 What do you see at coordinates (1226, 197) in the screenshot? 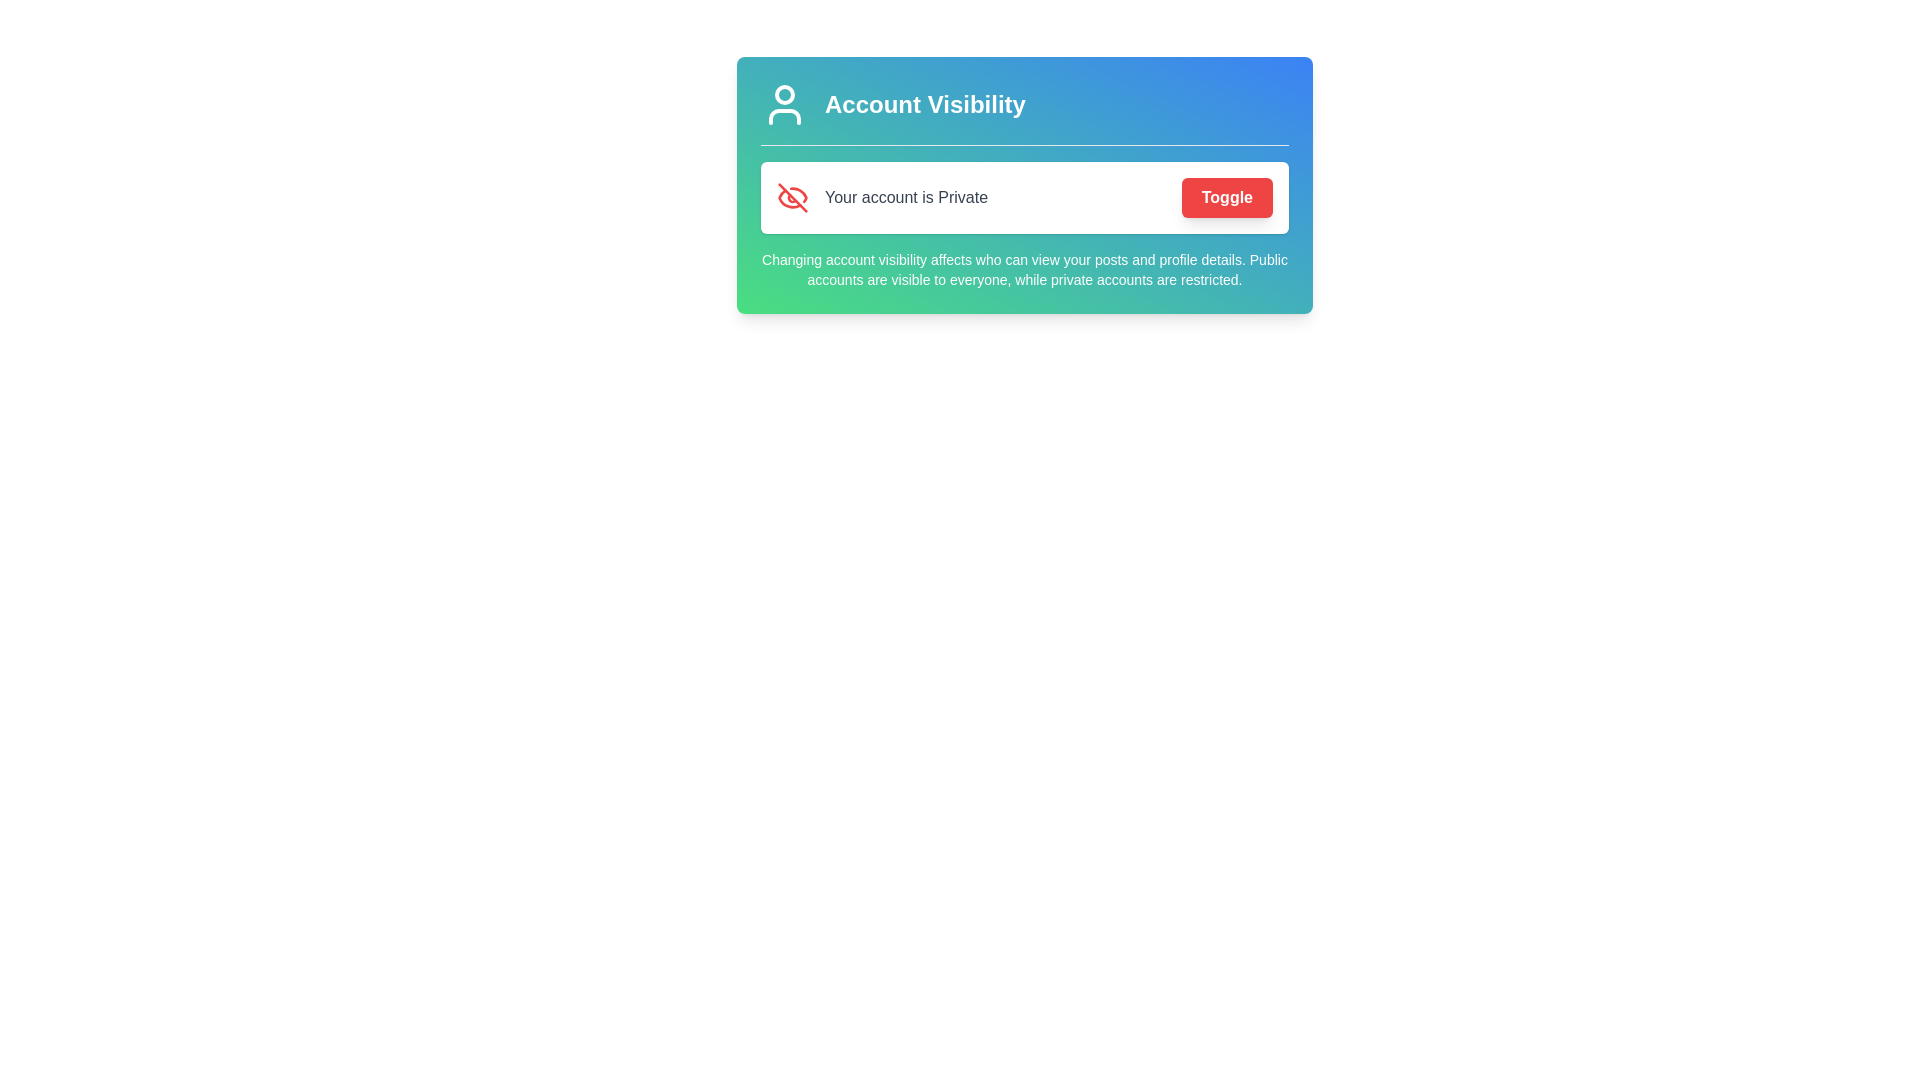
I see `the button located to the right of the text 'Your account is Private' within the 'Account Visibility' panel` at bounding box center [1226, 197].